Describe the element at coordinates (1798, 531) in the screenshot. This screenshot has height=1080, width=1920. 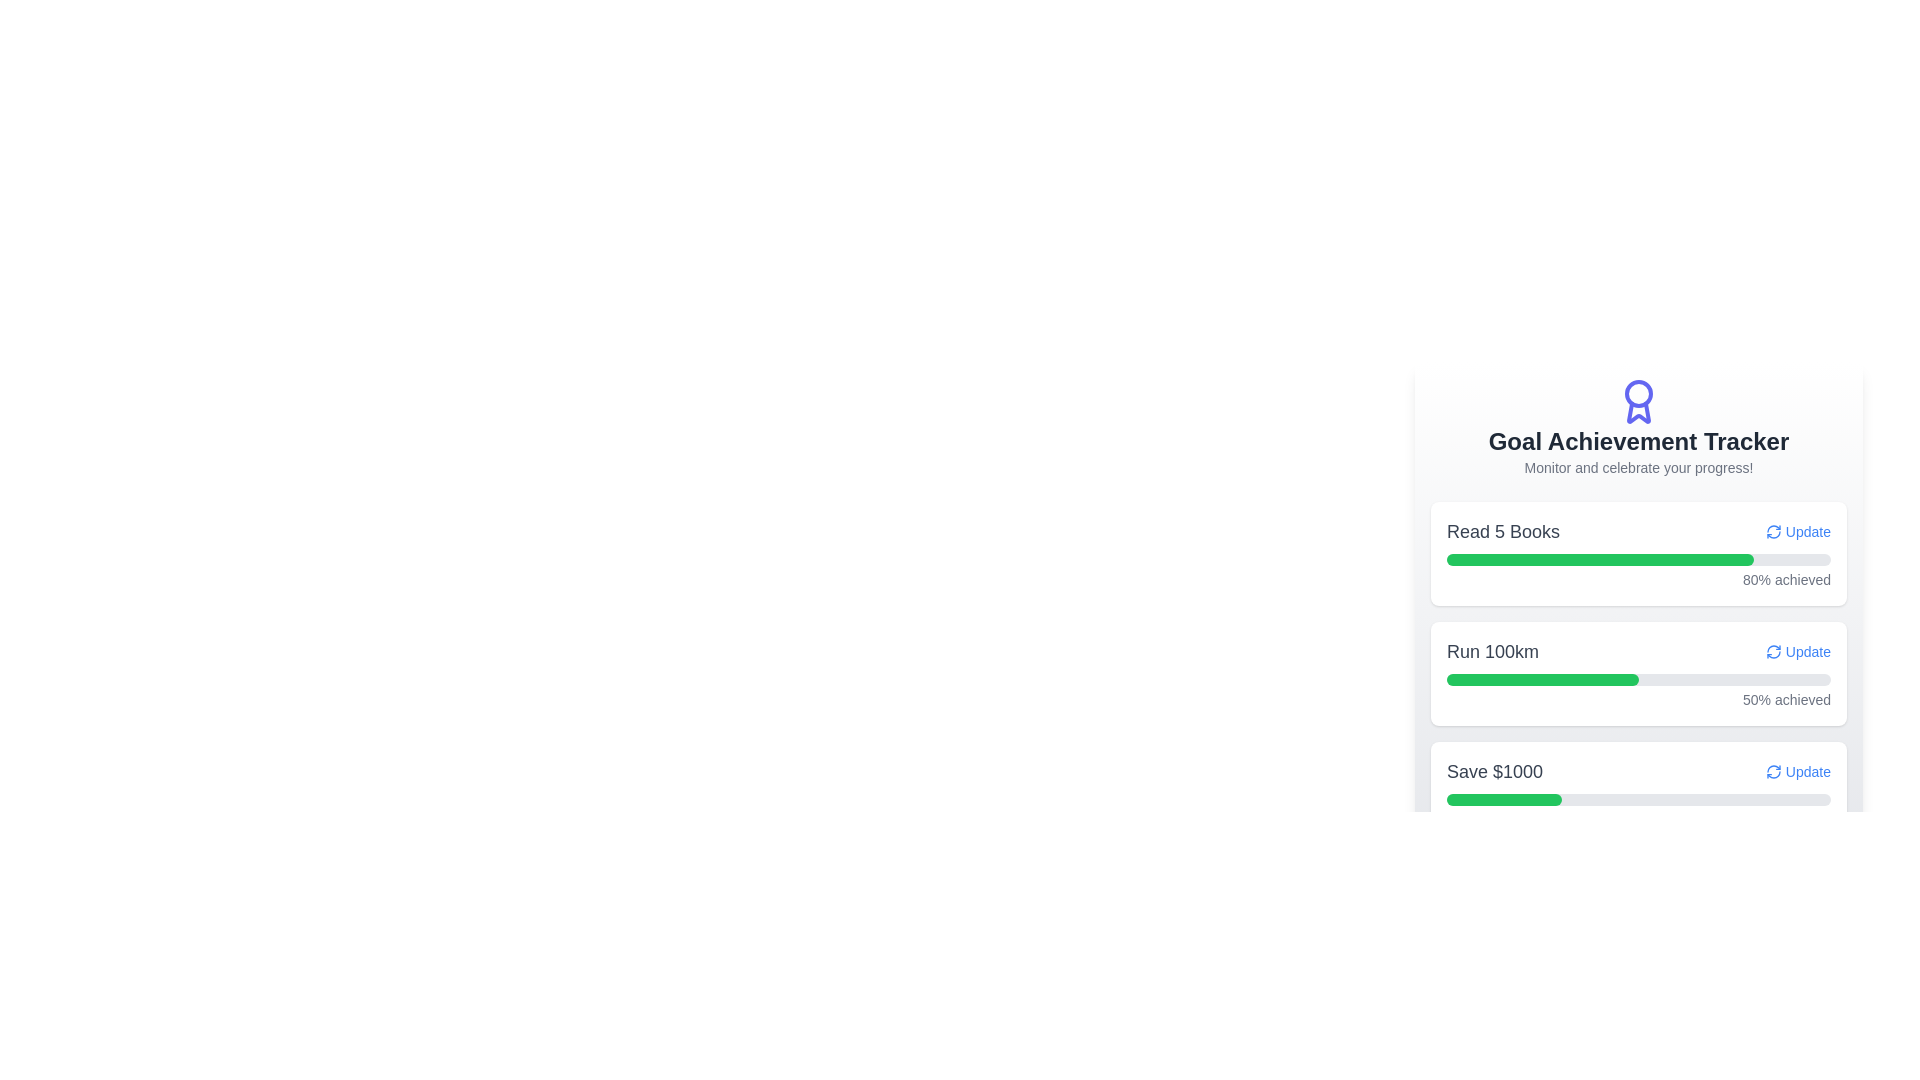
I see `the action button with an icon and text located to the right of 'Read 5 Books'` at that location.